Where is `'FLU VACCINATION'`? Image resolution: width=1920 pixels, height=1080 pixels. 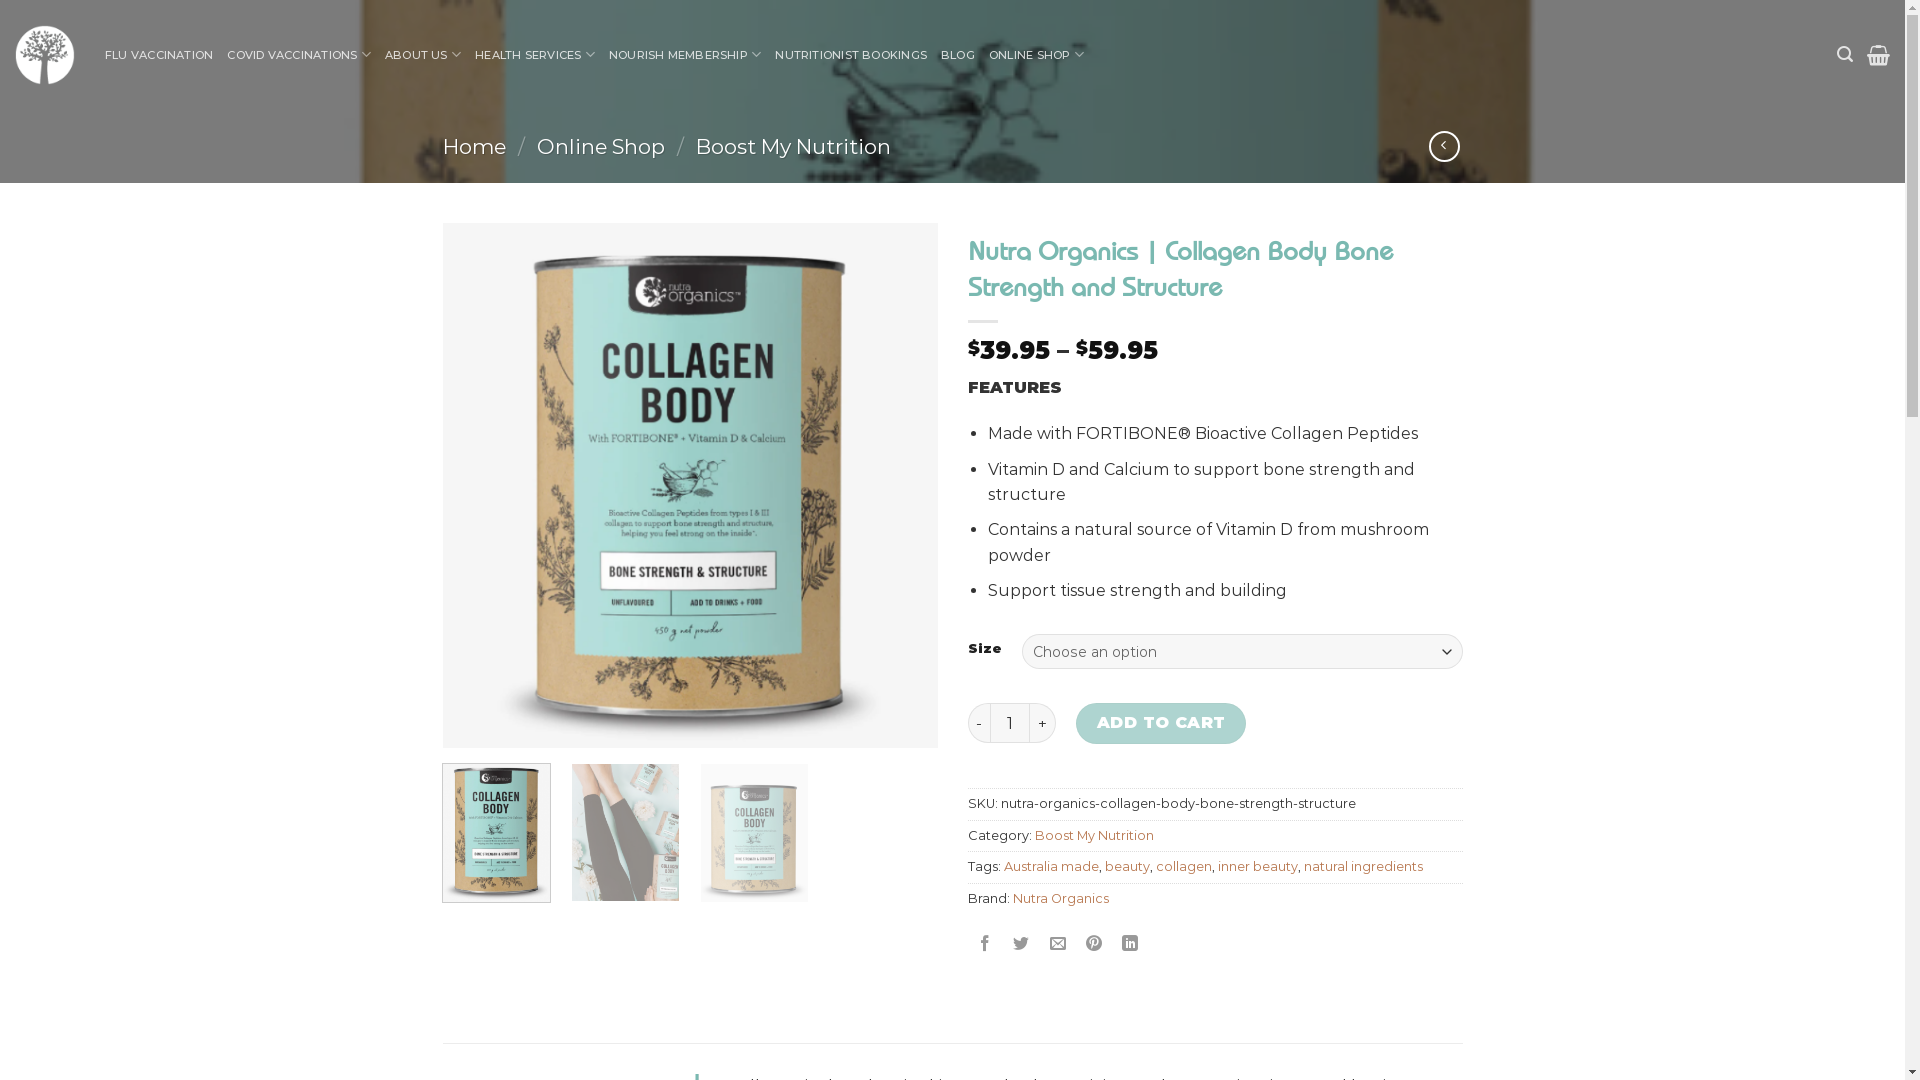
'FLU VACCINATION' is located at coordinates (157, 53).